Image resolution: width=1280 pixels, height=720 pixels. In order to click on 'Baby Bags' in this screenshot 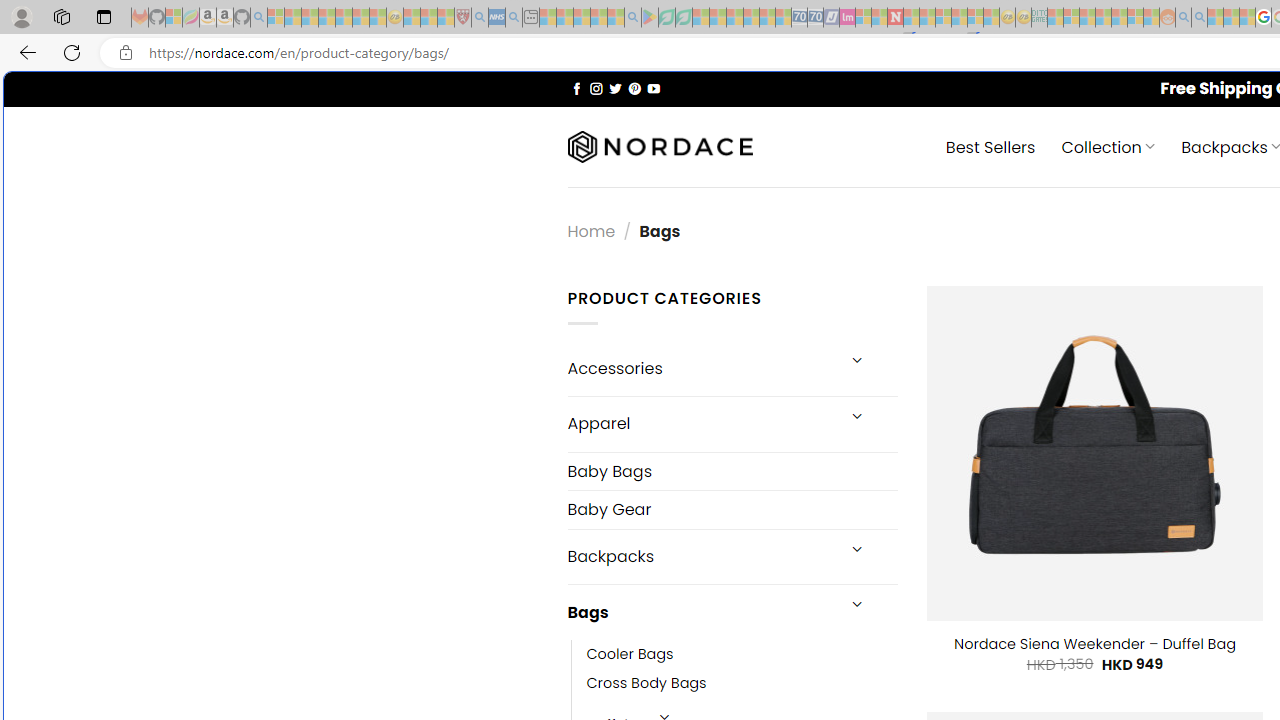, I will do `click(731, 470)`.